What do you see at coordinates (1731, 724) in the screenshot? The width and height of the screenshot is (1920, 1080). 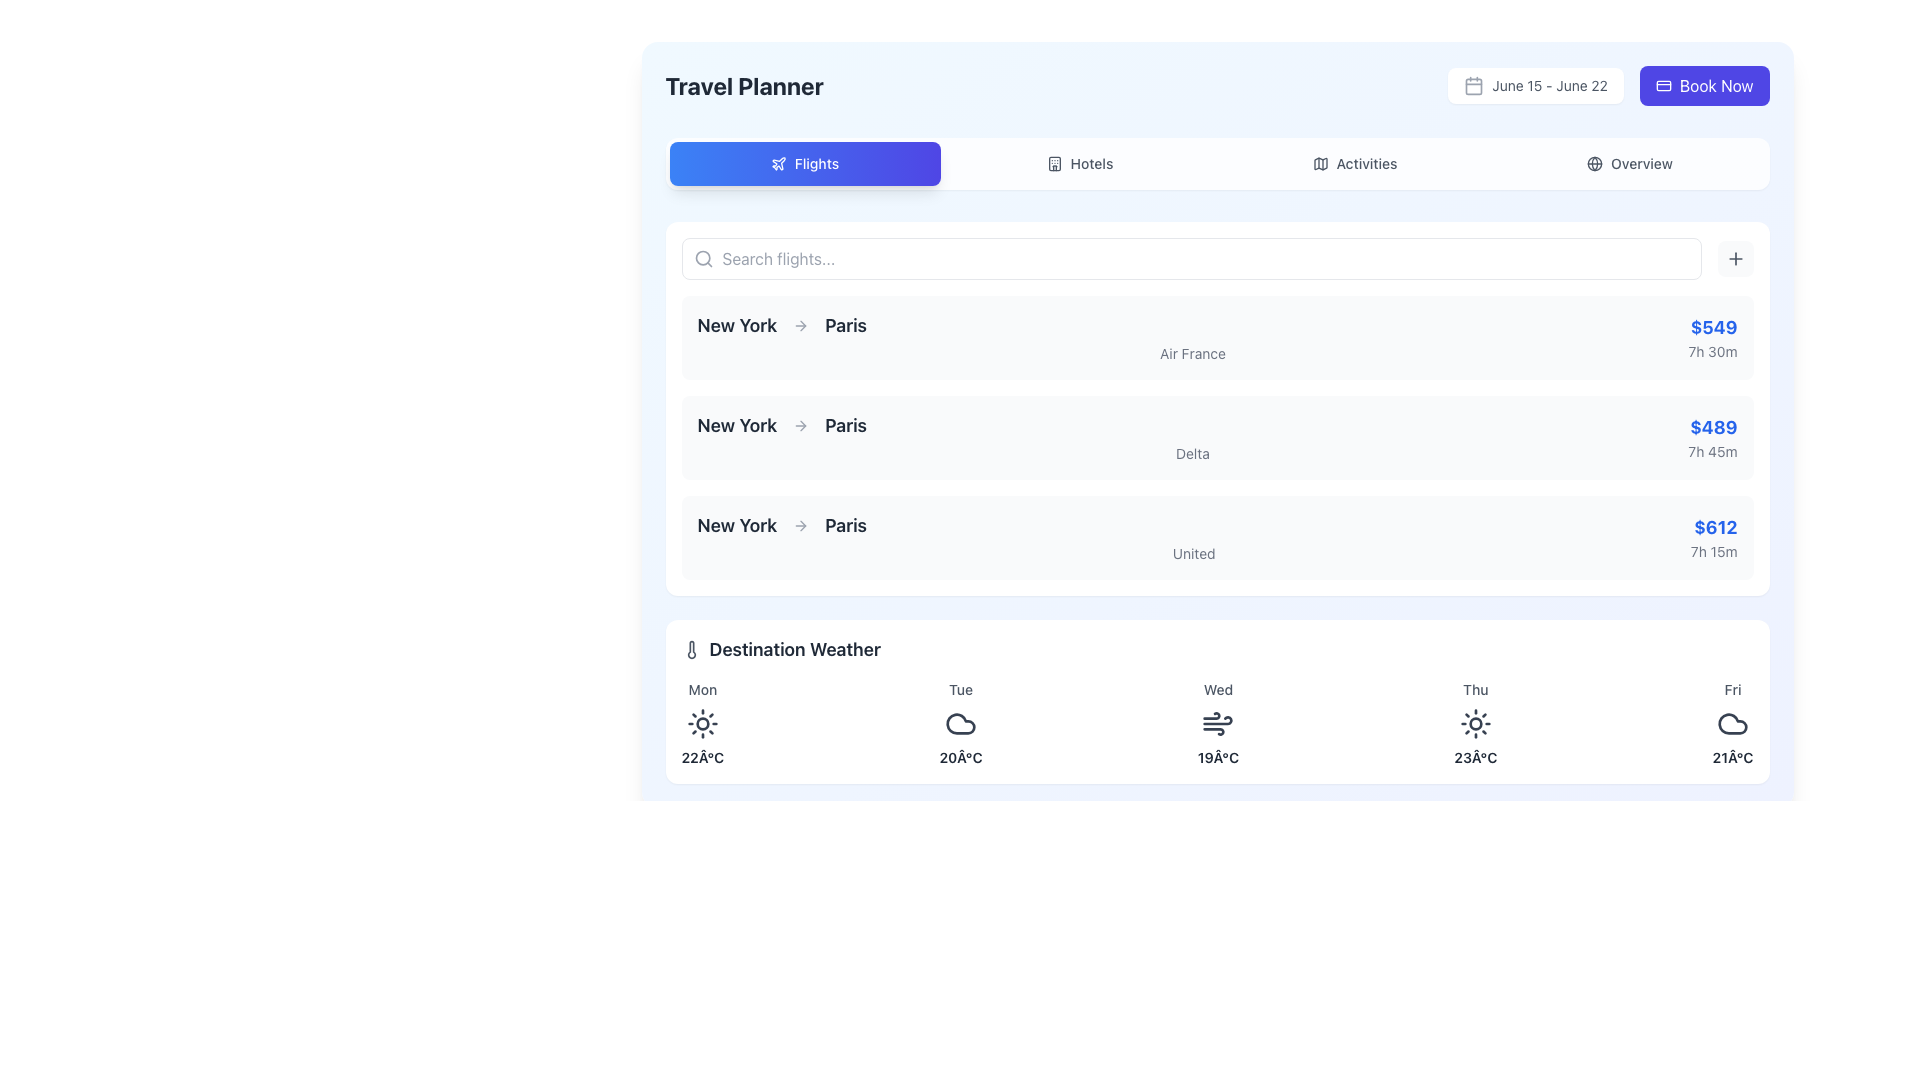 I see `the weather display for Friday, which includes the day abbreviation 'Fri', a cloud icon, and a temperature reading of '21°C'` at bounding box center [1731, 724].